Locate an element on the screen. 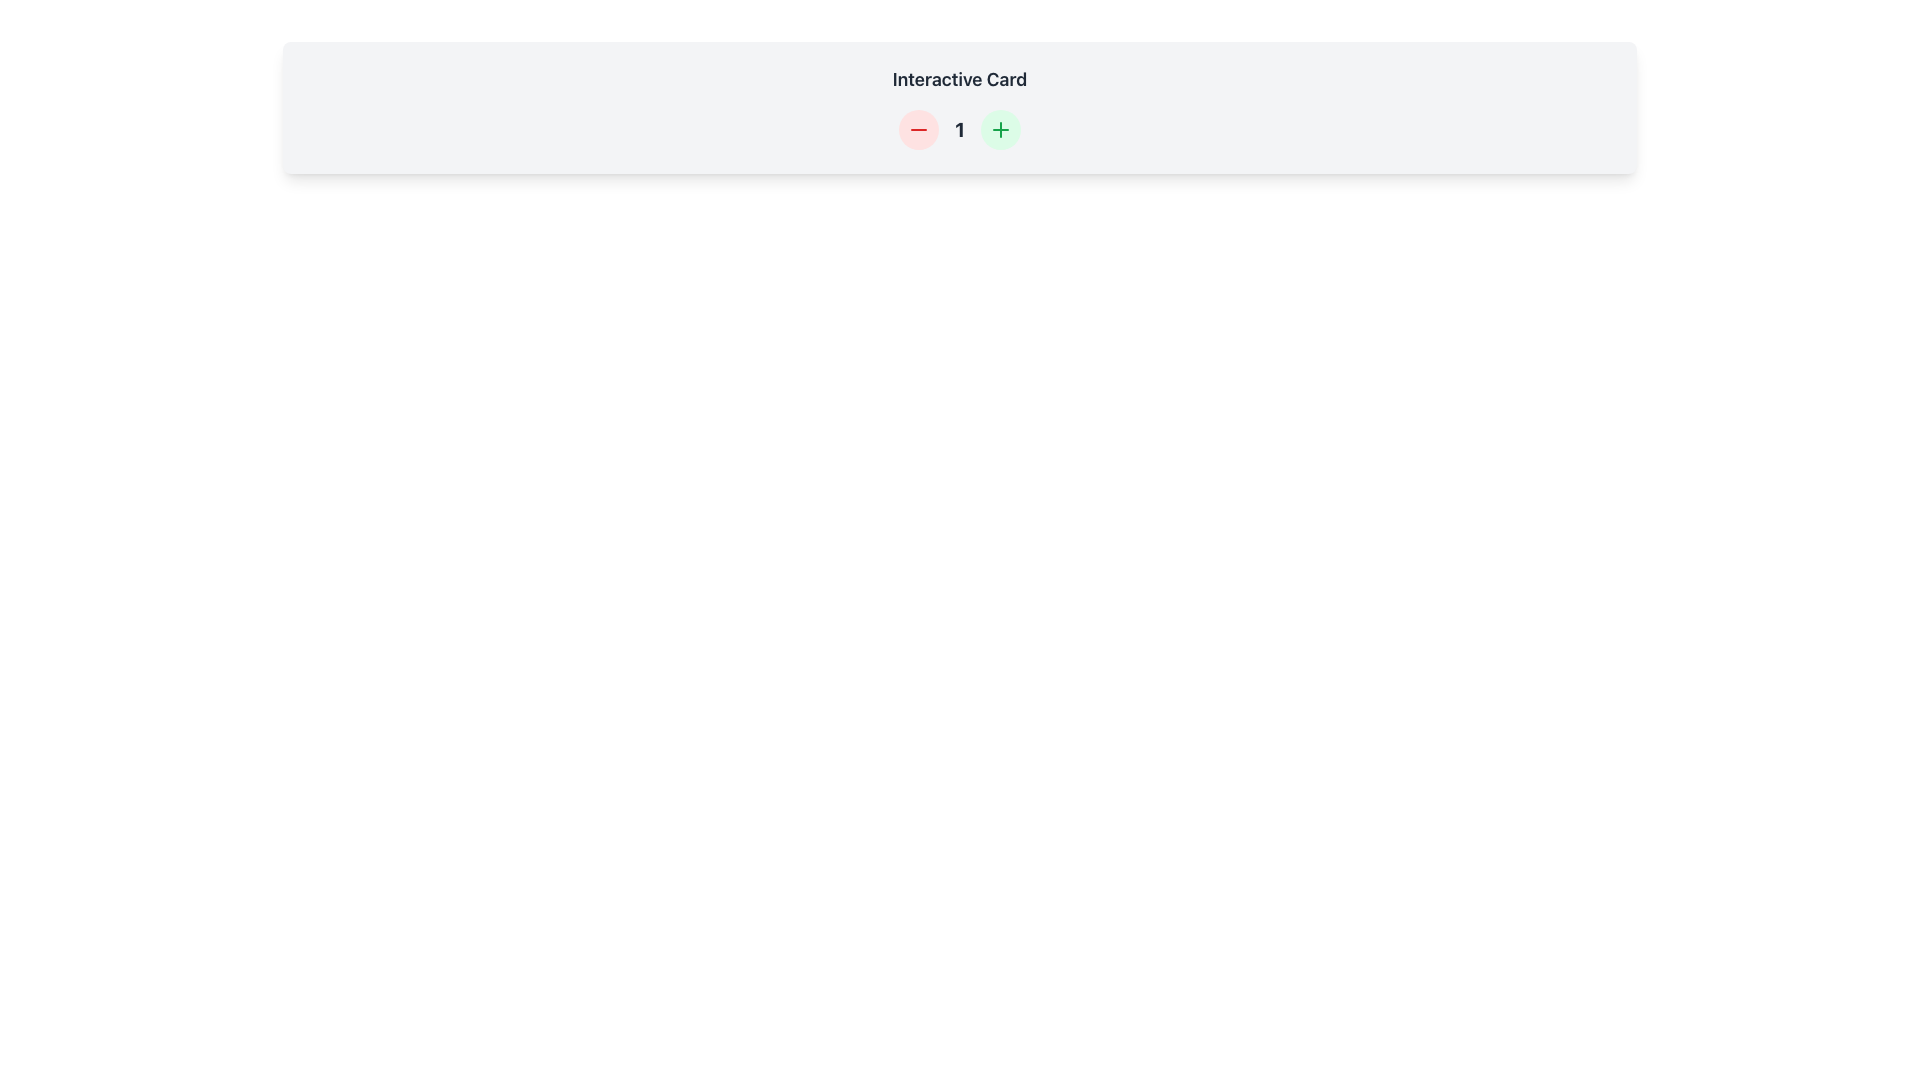 Image resolution: width=1920 pixels, height=1080 pixels. to select the bold number '1' text label, which is centrally positioned between two circular buttons in the 'Interactive Card' layout is located at coordinates (958, 130).